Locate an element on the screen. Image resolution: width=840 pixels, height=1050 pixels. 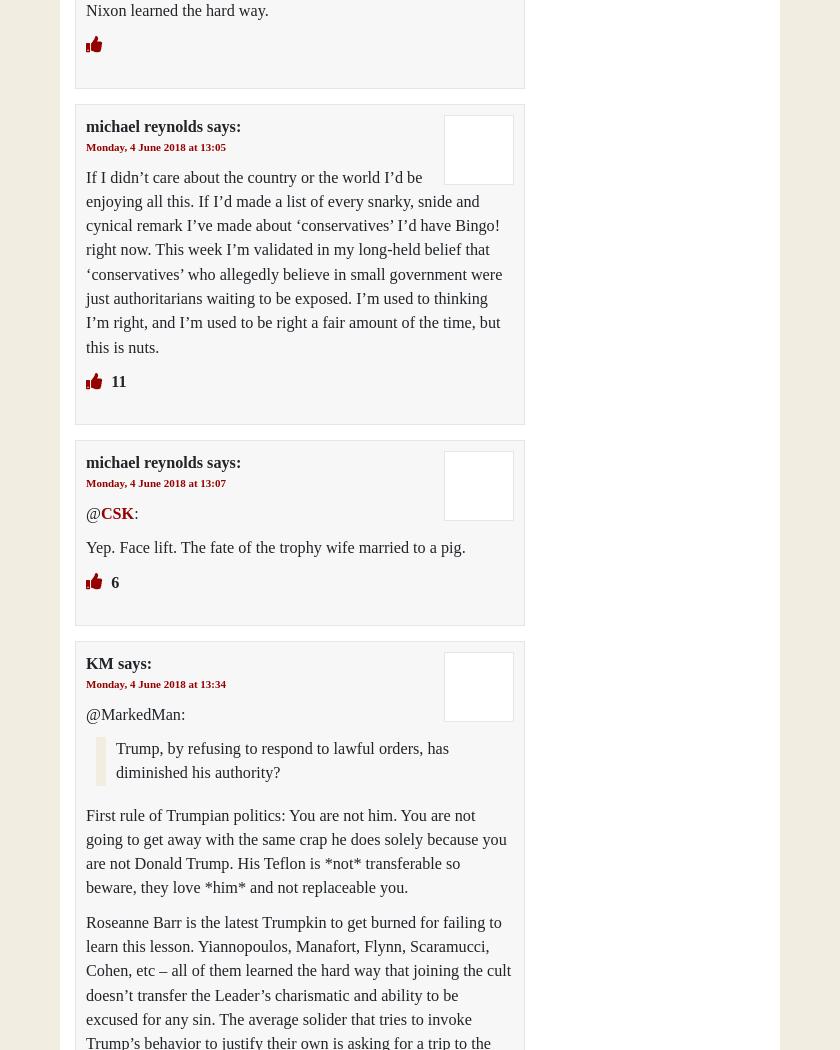
':' is located at coordinates (135, 512).